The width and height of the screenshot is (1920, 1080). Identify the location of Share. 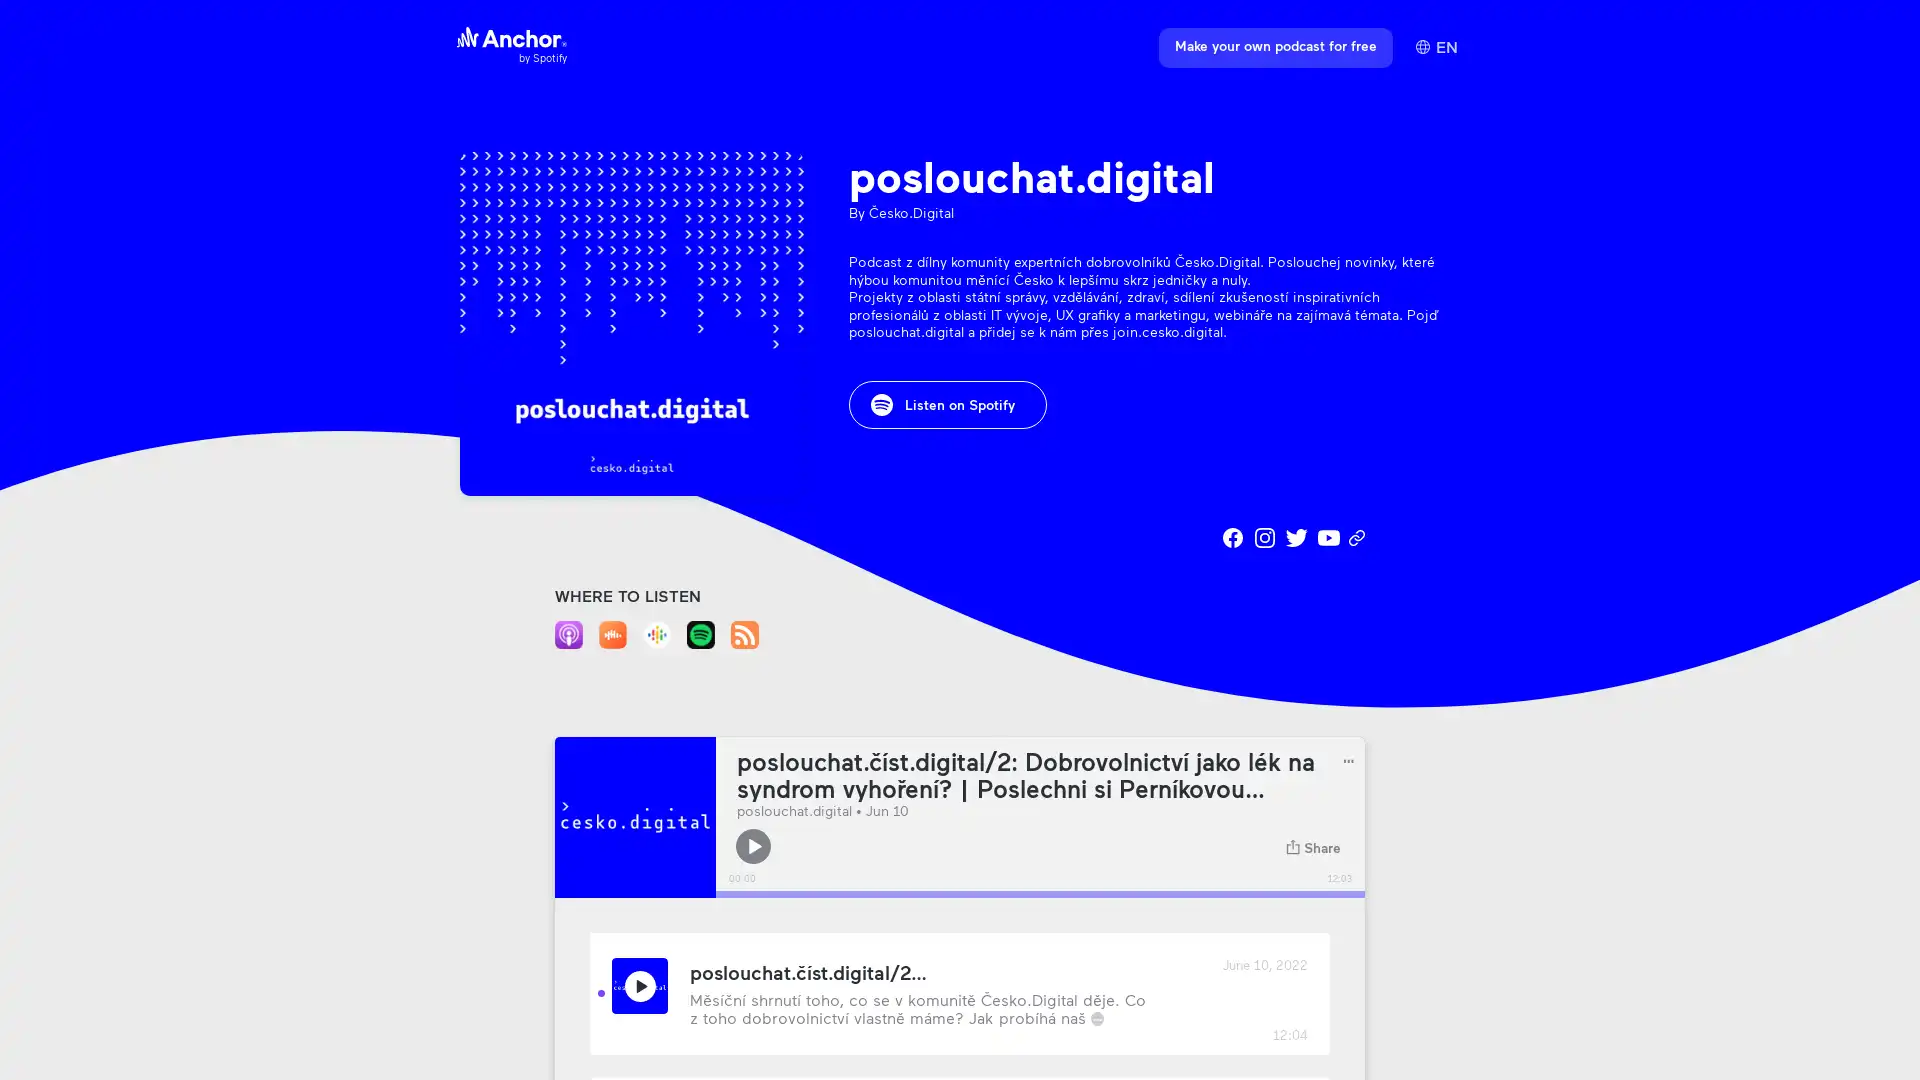
(1313, 847).